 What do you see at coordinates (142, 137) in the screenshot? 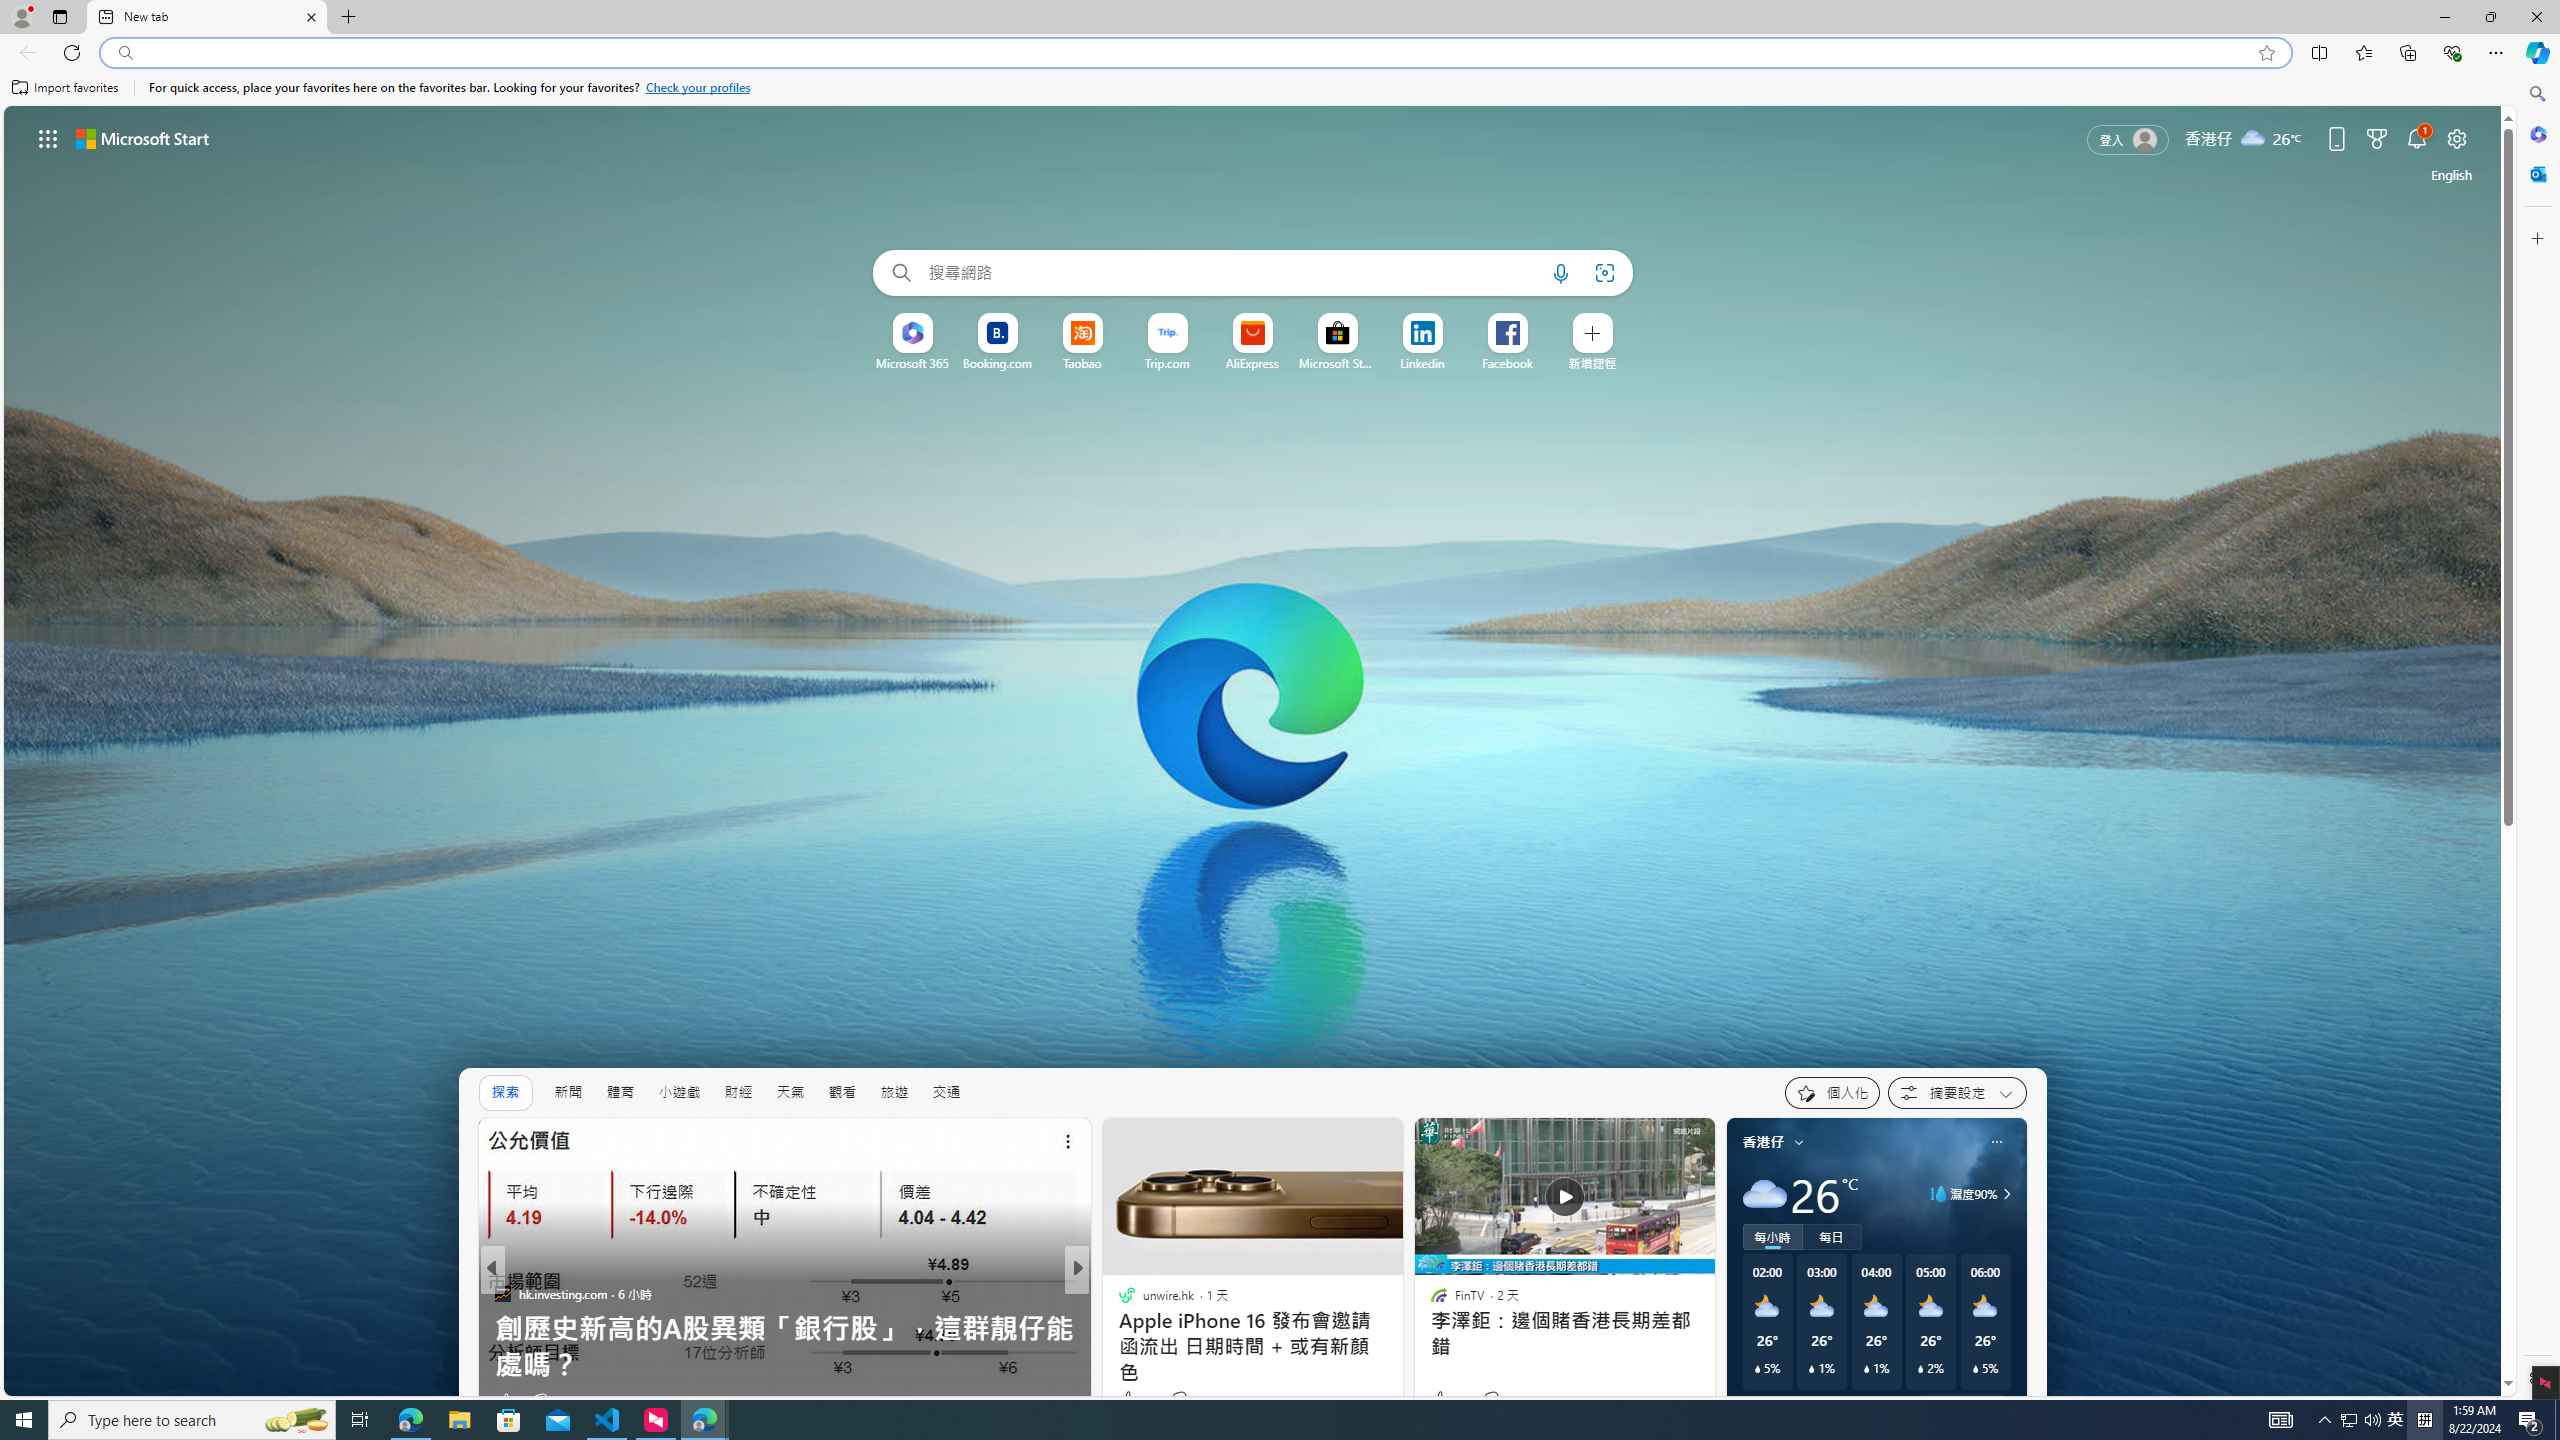
I see `'Microsoft start'` at bounding box center [142, 137].